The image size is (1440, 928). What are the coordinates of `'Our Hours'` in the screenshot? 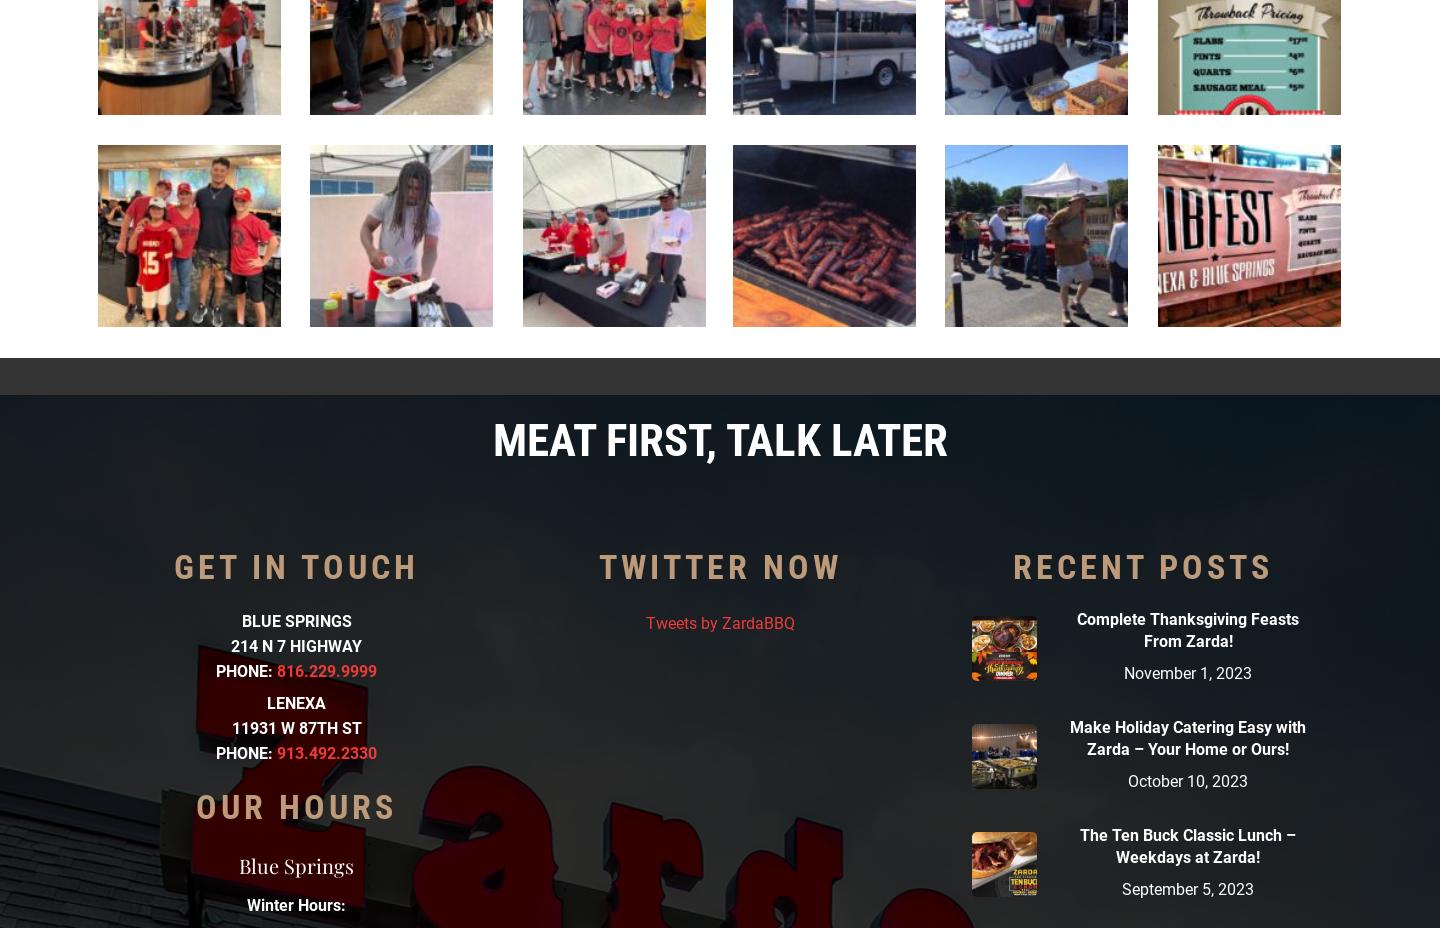 It's located at (295, 804).